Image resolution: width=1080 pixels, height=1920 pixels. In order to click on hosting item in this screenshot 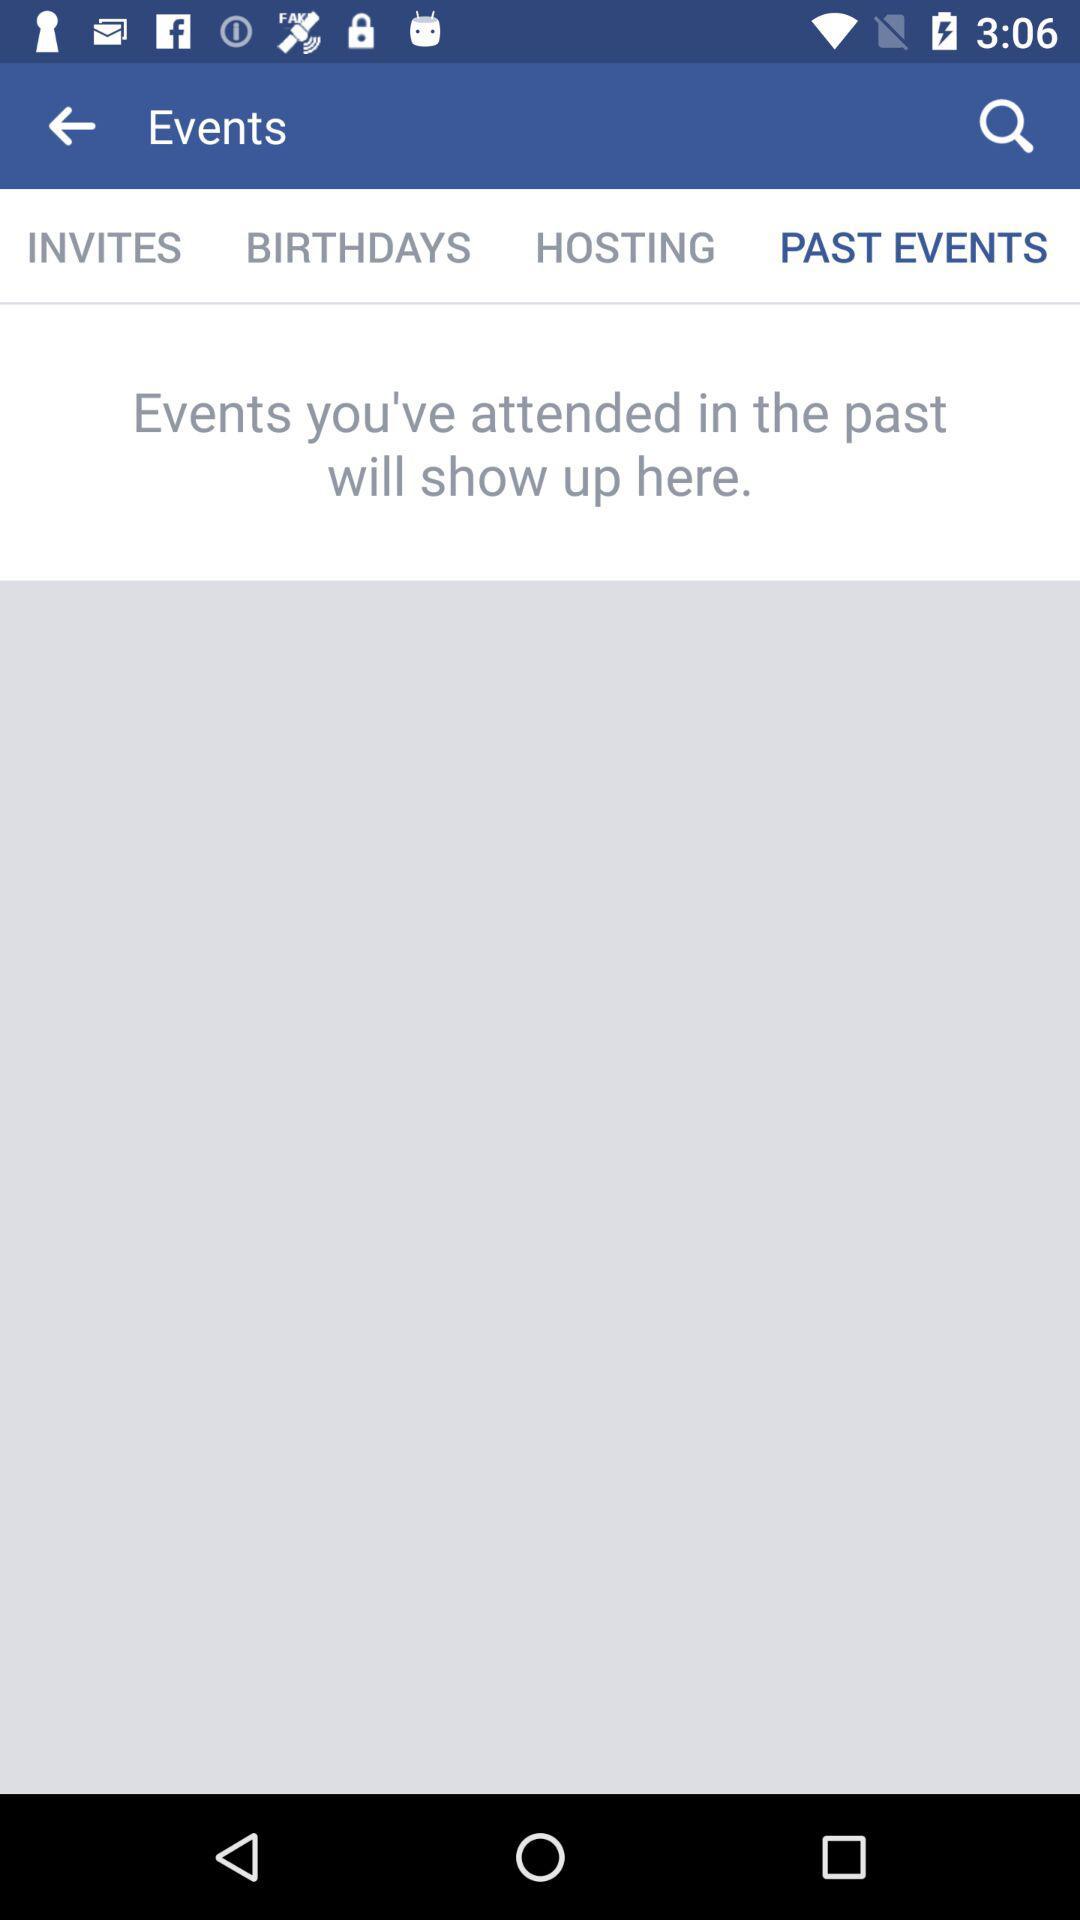, I will do `click(624, 245)`.